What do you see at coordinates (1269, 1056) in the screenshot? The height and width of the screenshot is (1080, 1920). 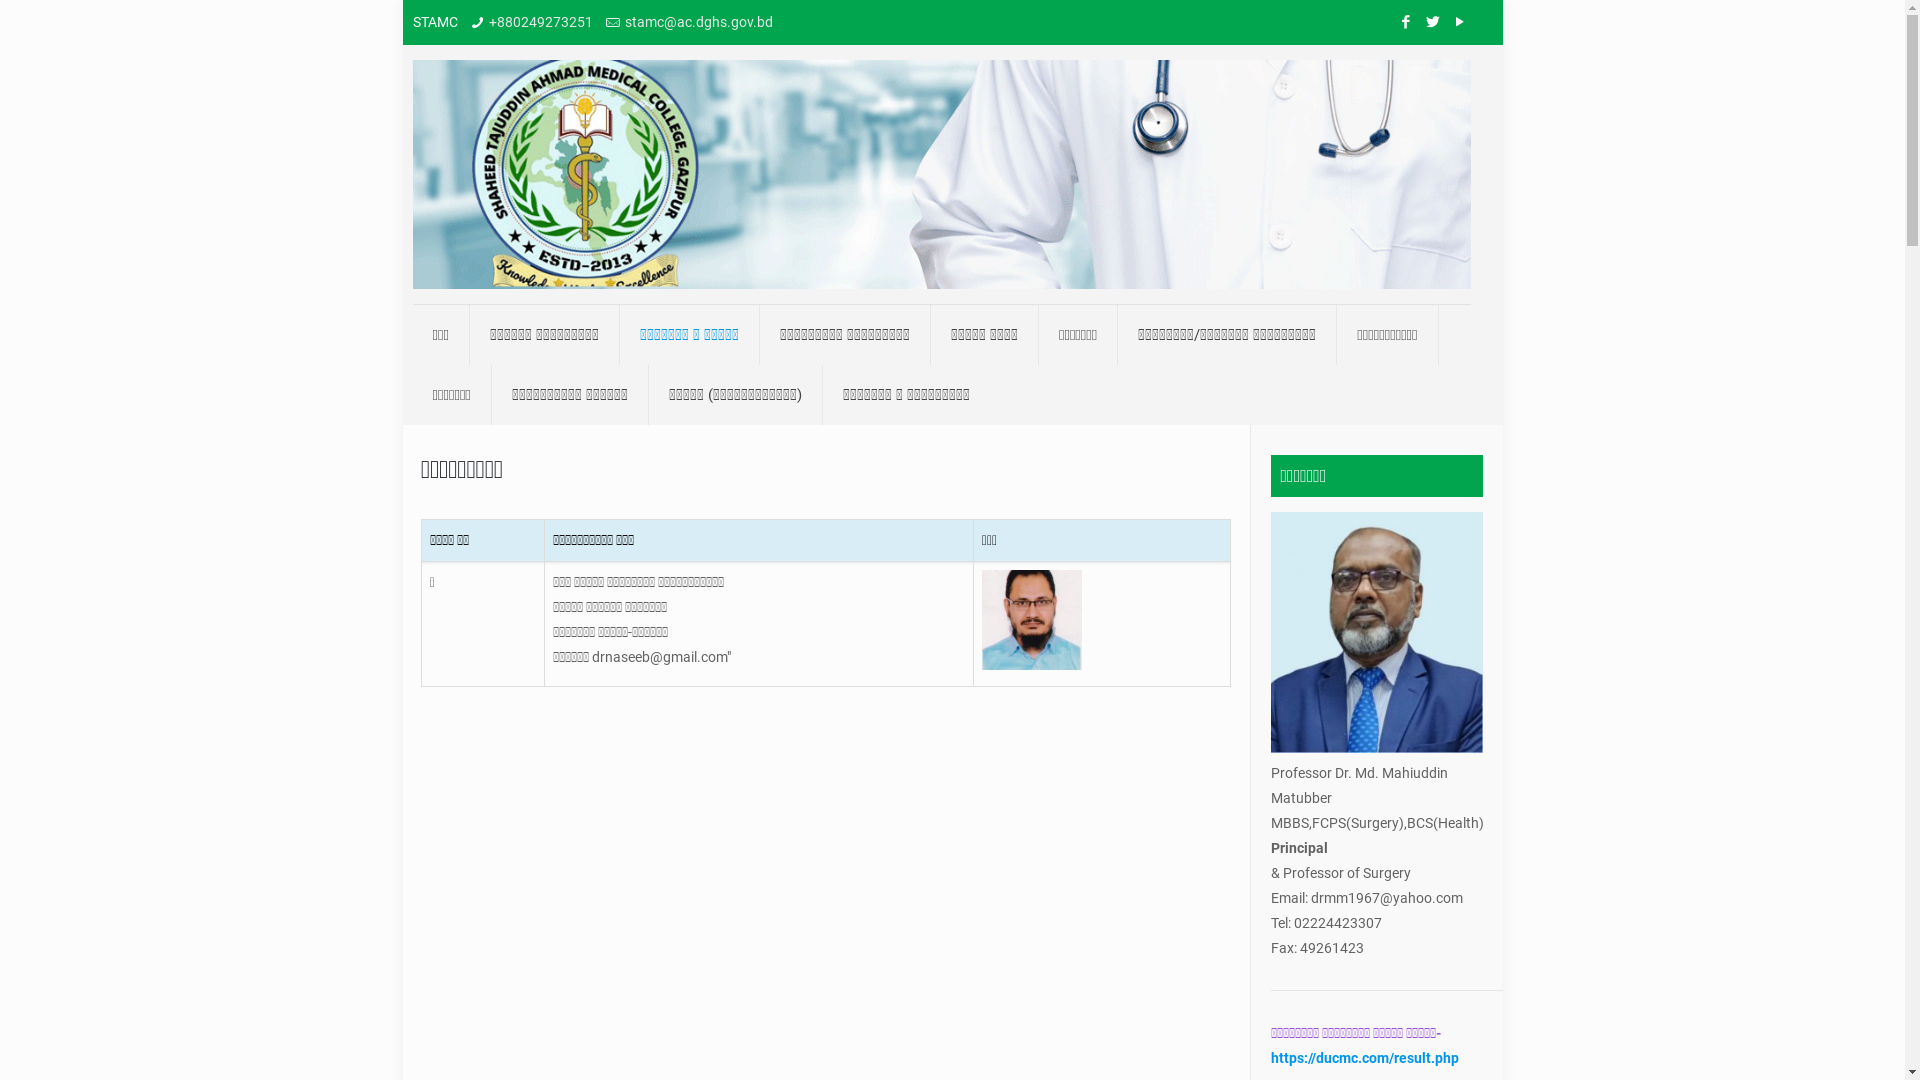 I see `'http'` at bounding box center [1269, 1056].